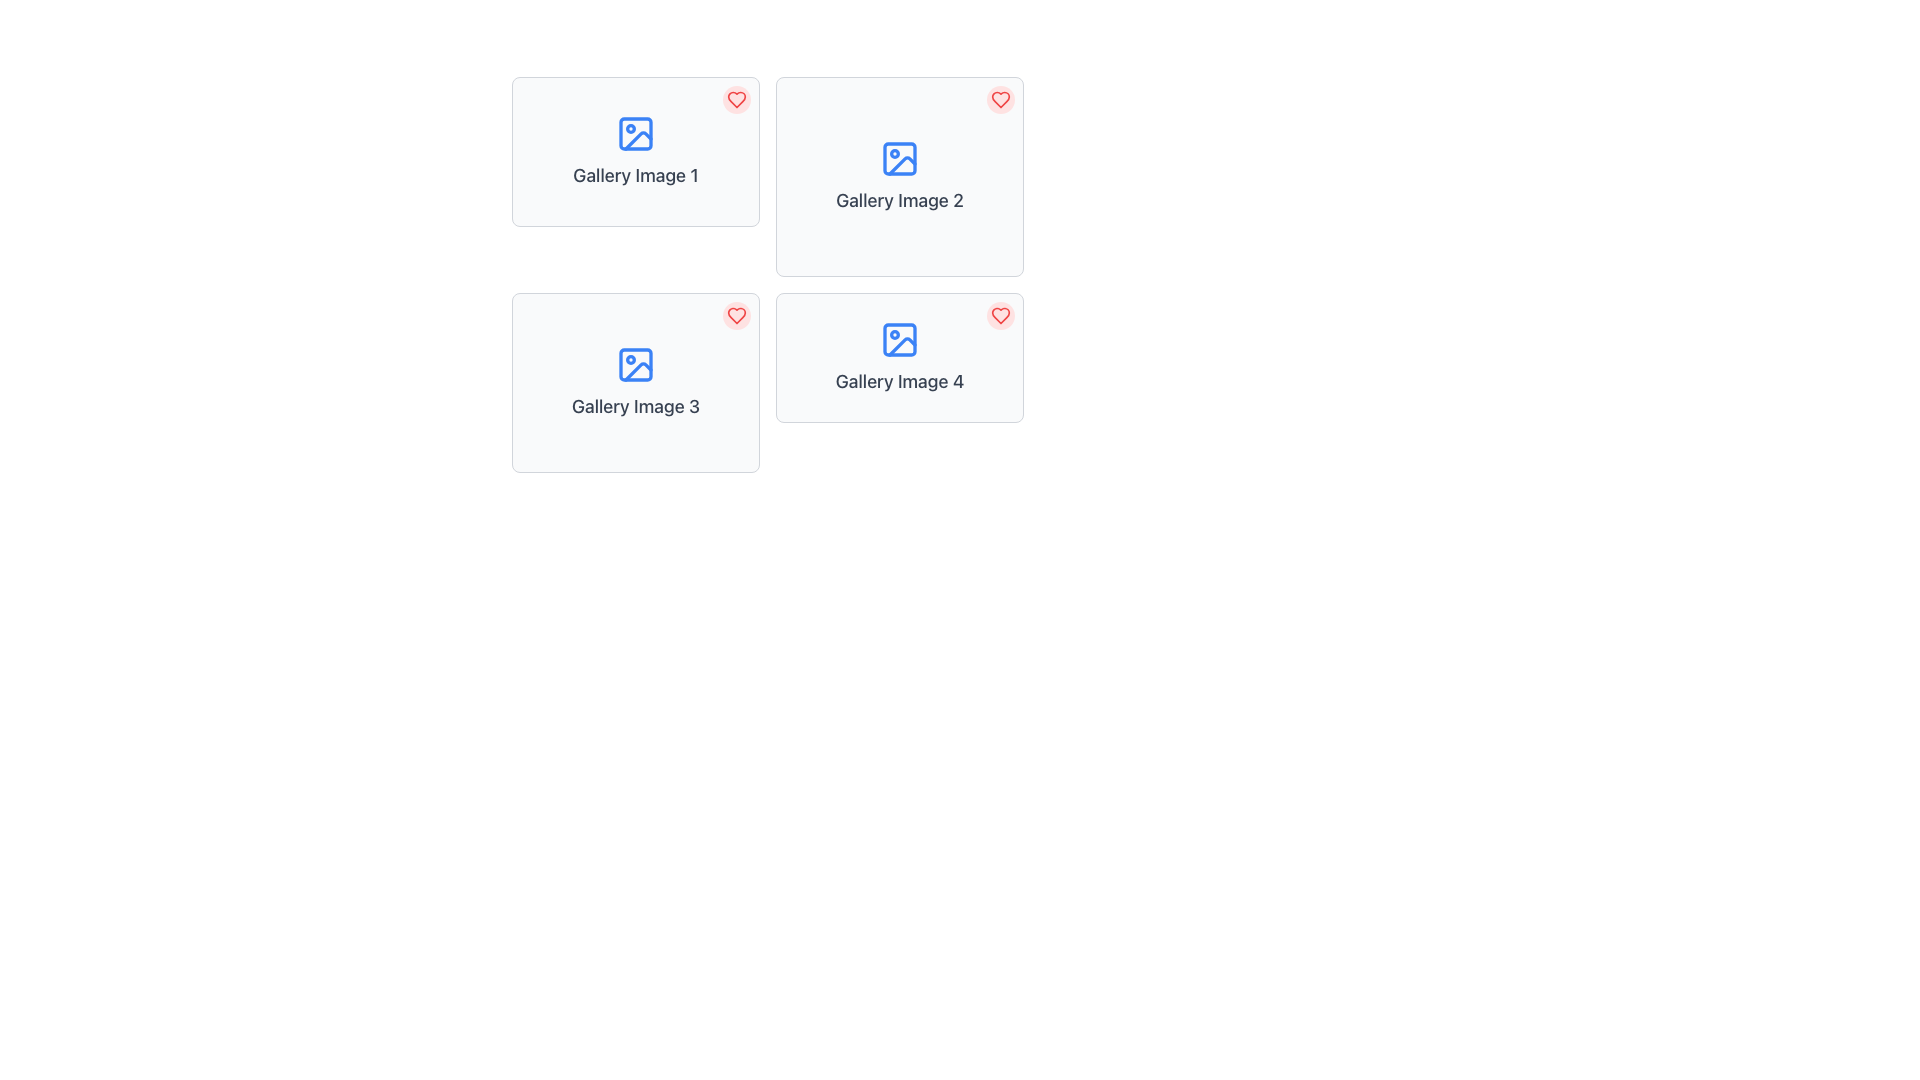 The height and width of the screenshot is (1080, 1920). I want to click on the gallery icon that serves as a thumbnail representation for the fourth item in a grid display, so click(899, 338).